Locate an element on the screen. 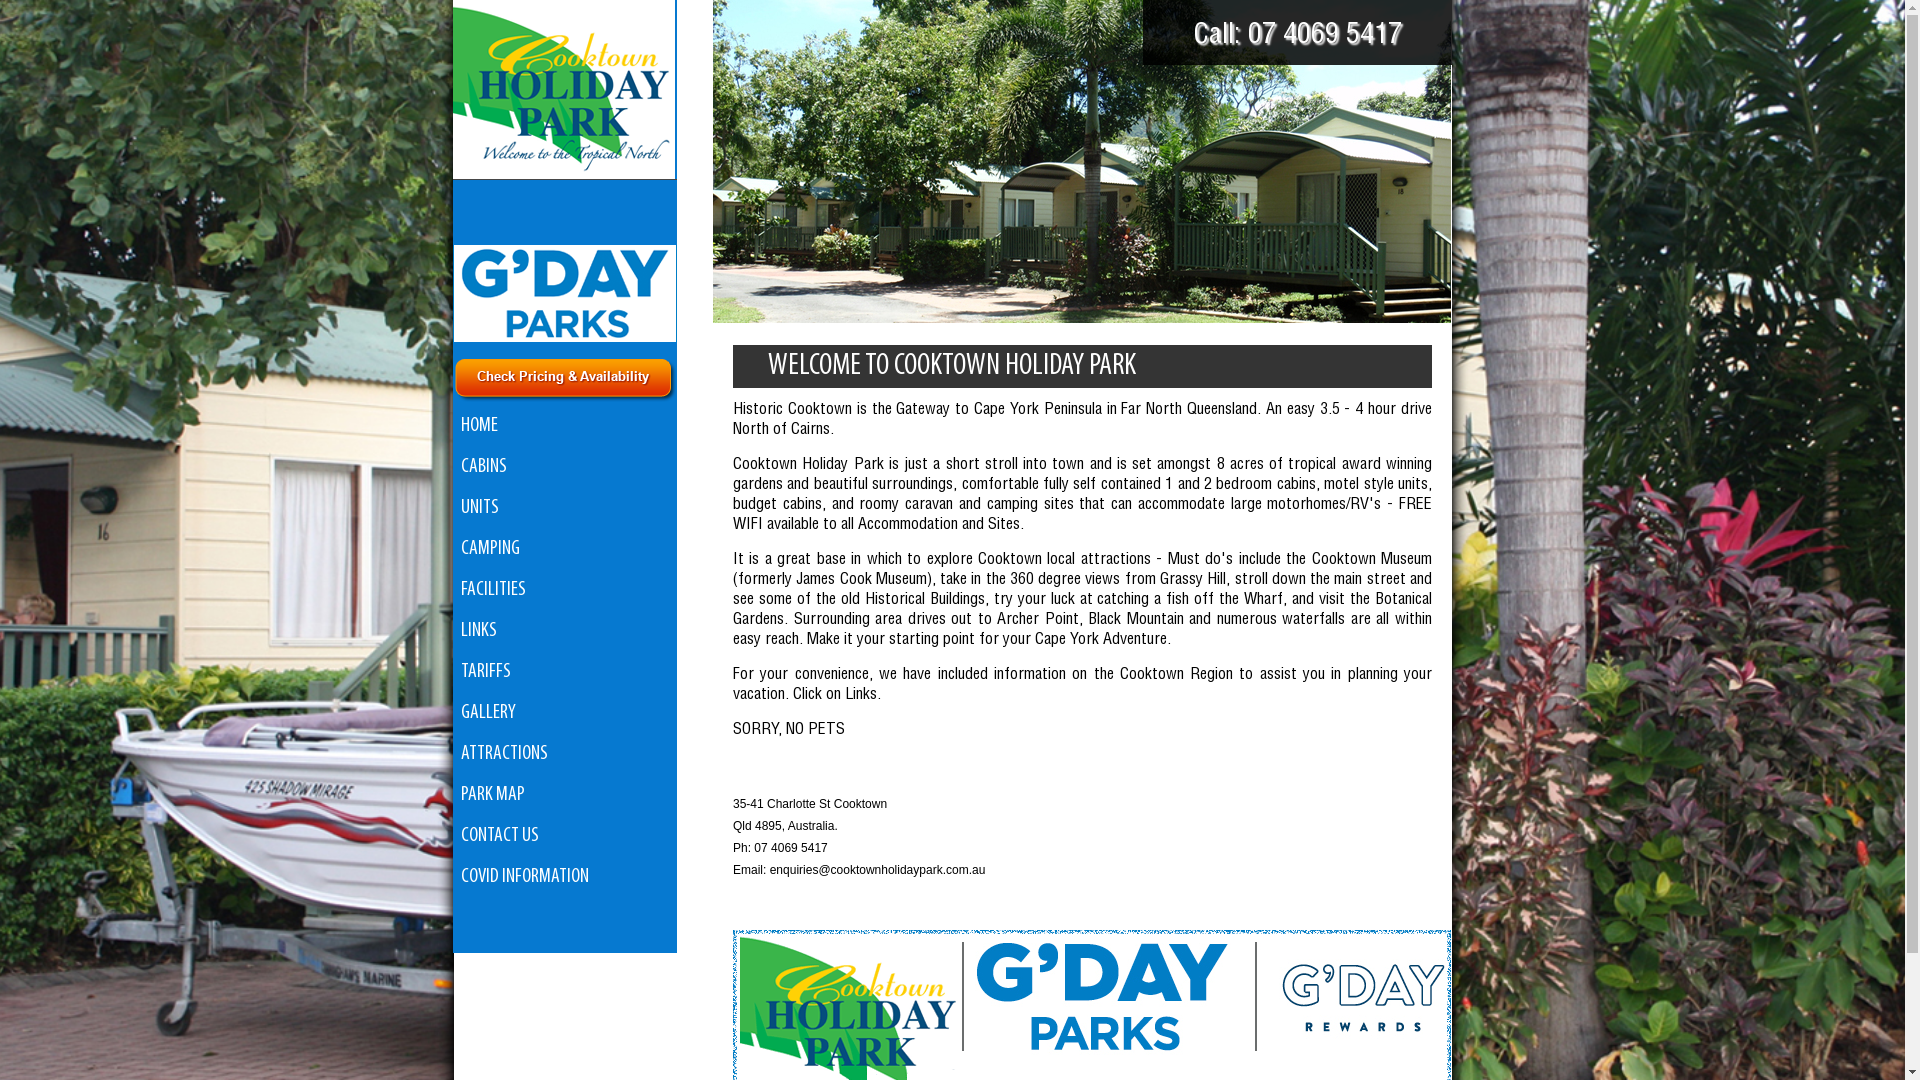  'ATTRACTIONS' is located at coordinates (564, 754).